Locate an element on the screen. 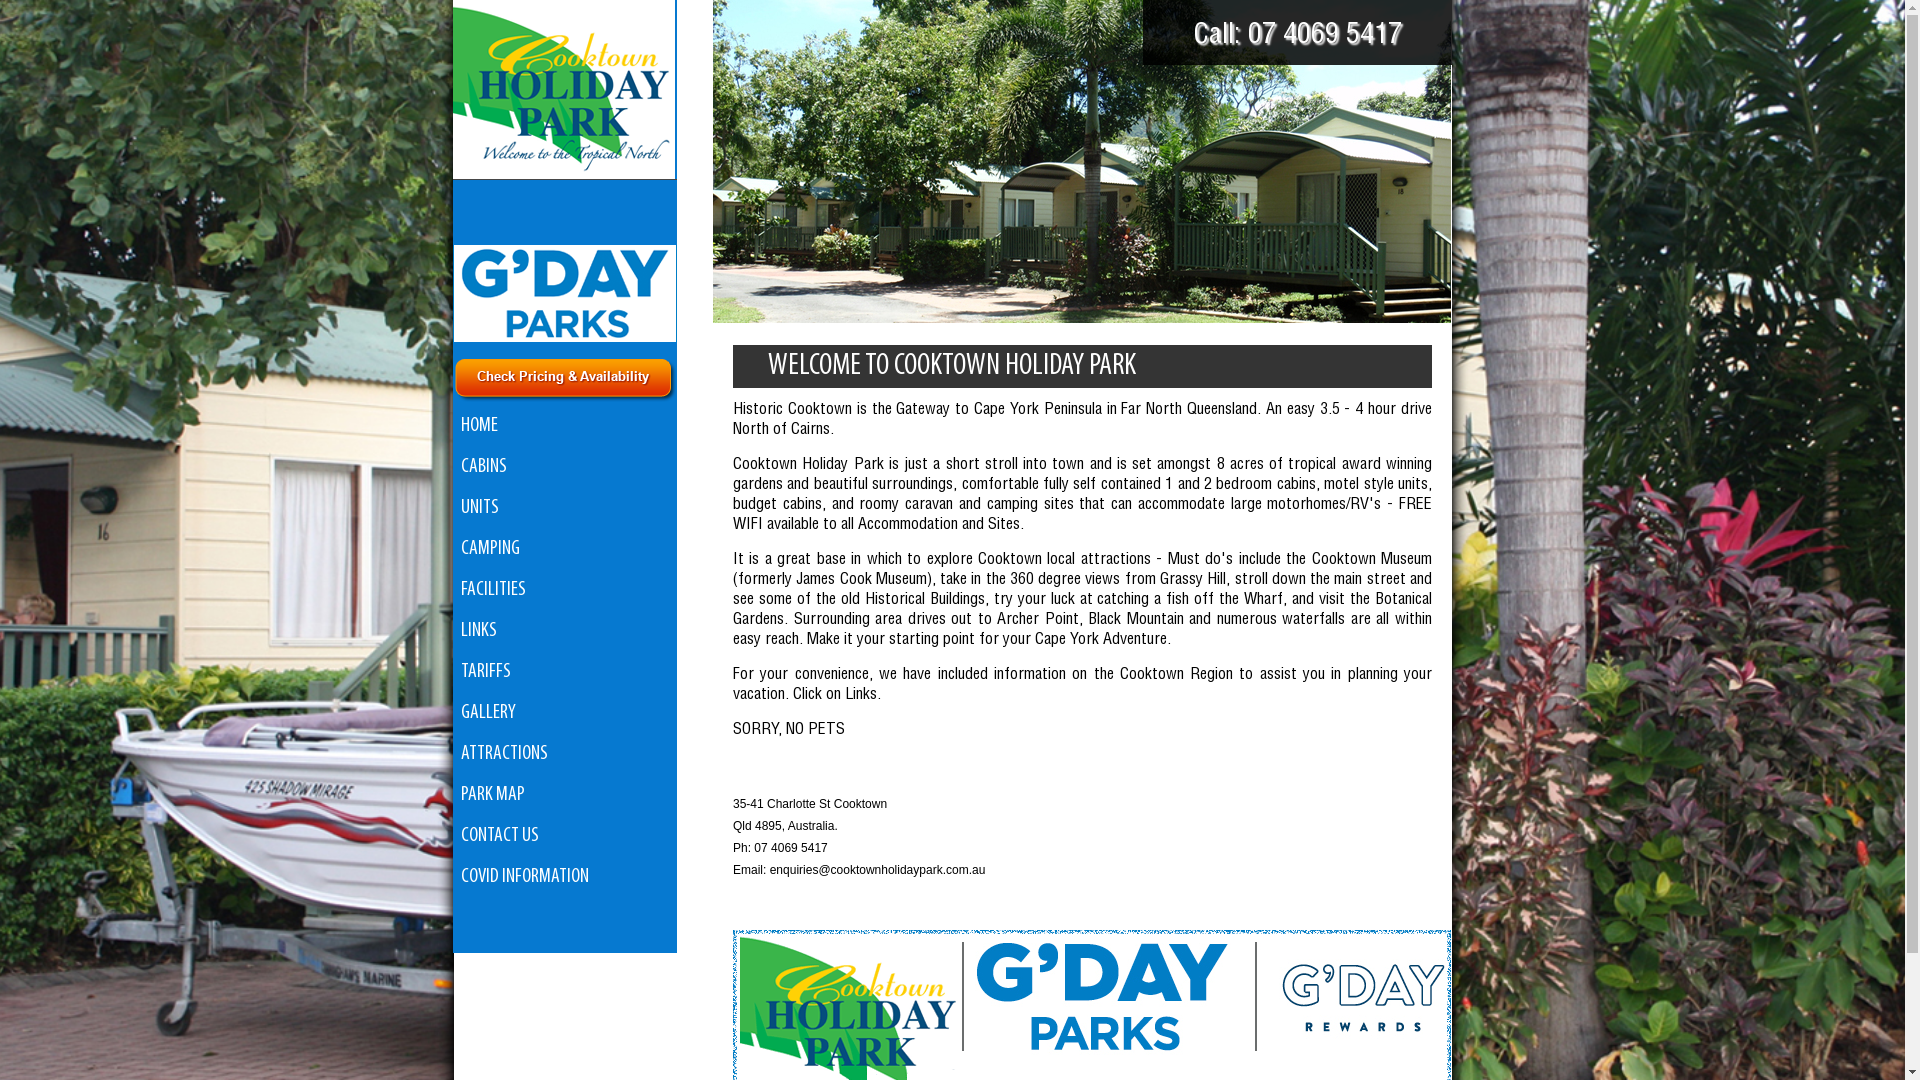  'ATTRACTIONS' is located at coordinates (564, 754).